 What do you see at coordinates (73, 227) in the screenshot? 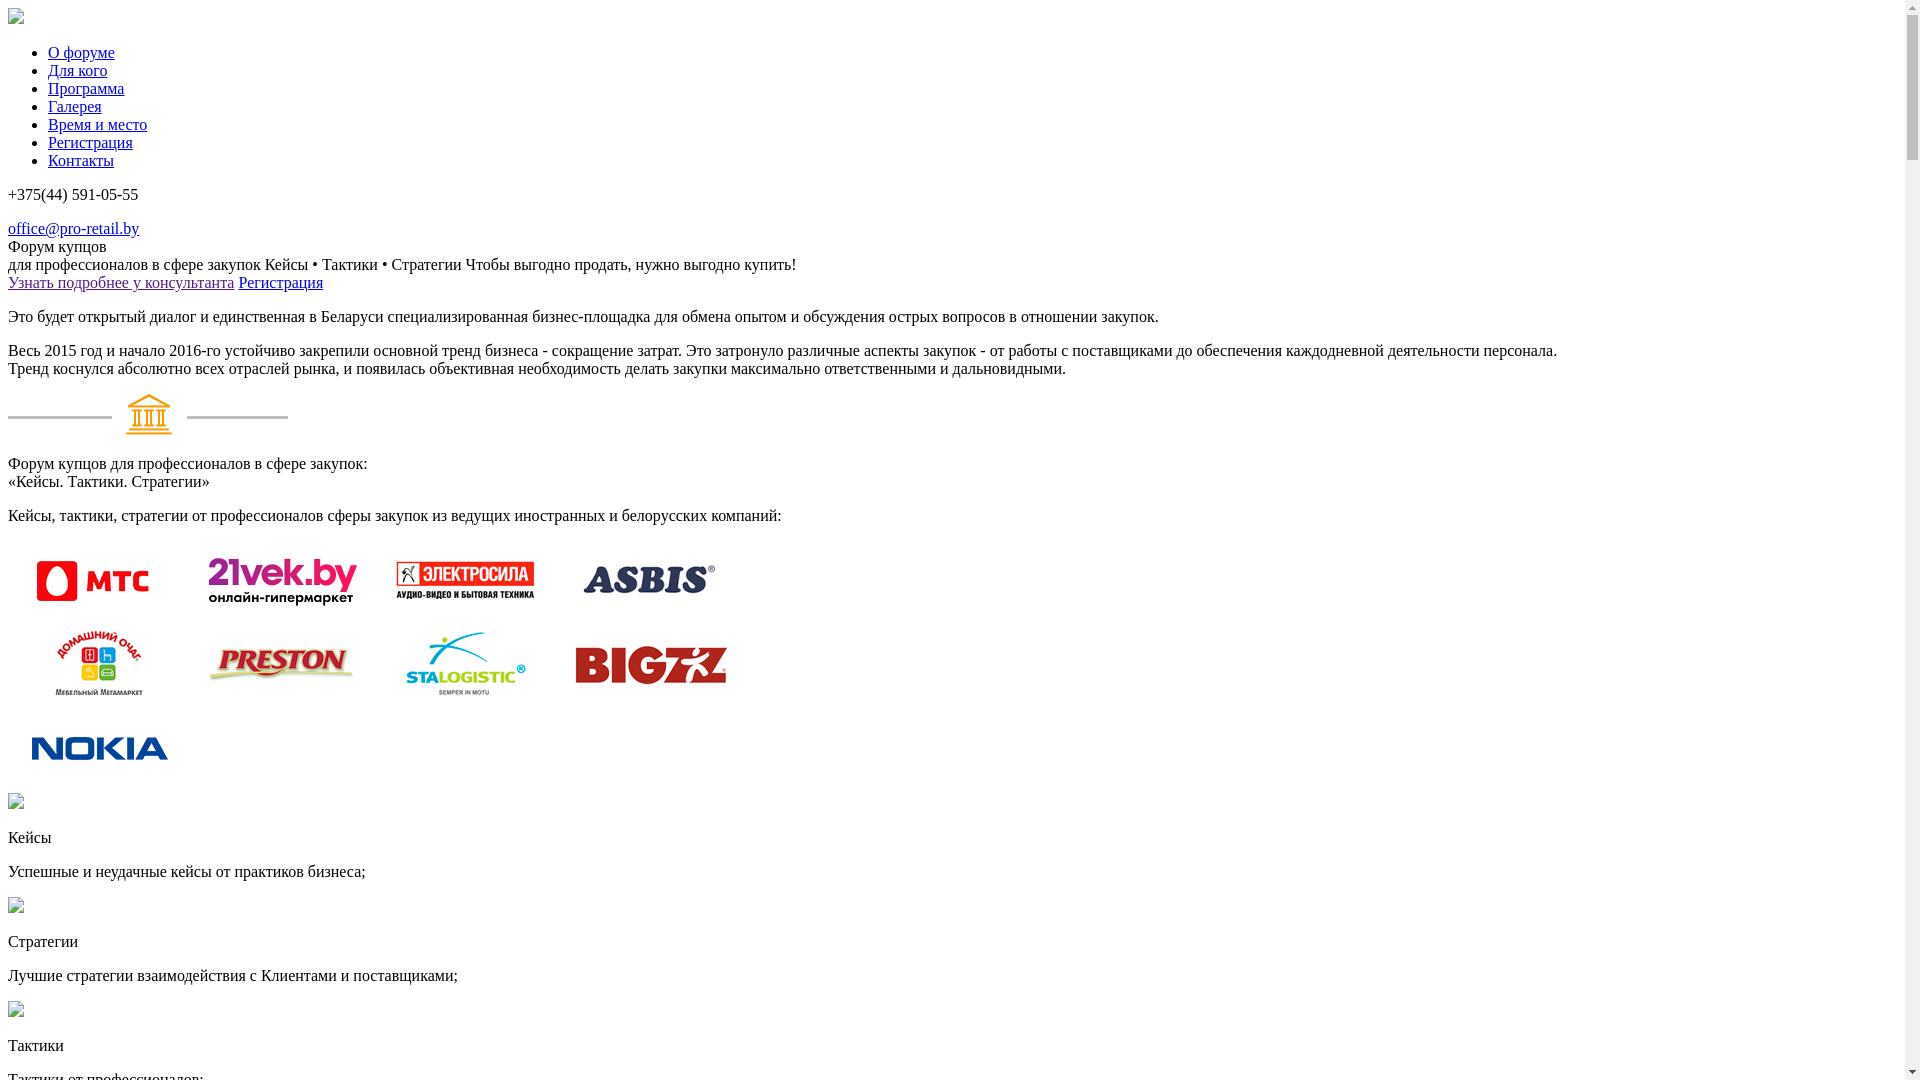
I see `'office@pro-retail.by'` at bounding box center [73, 227].